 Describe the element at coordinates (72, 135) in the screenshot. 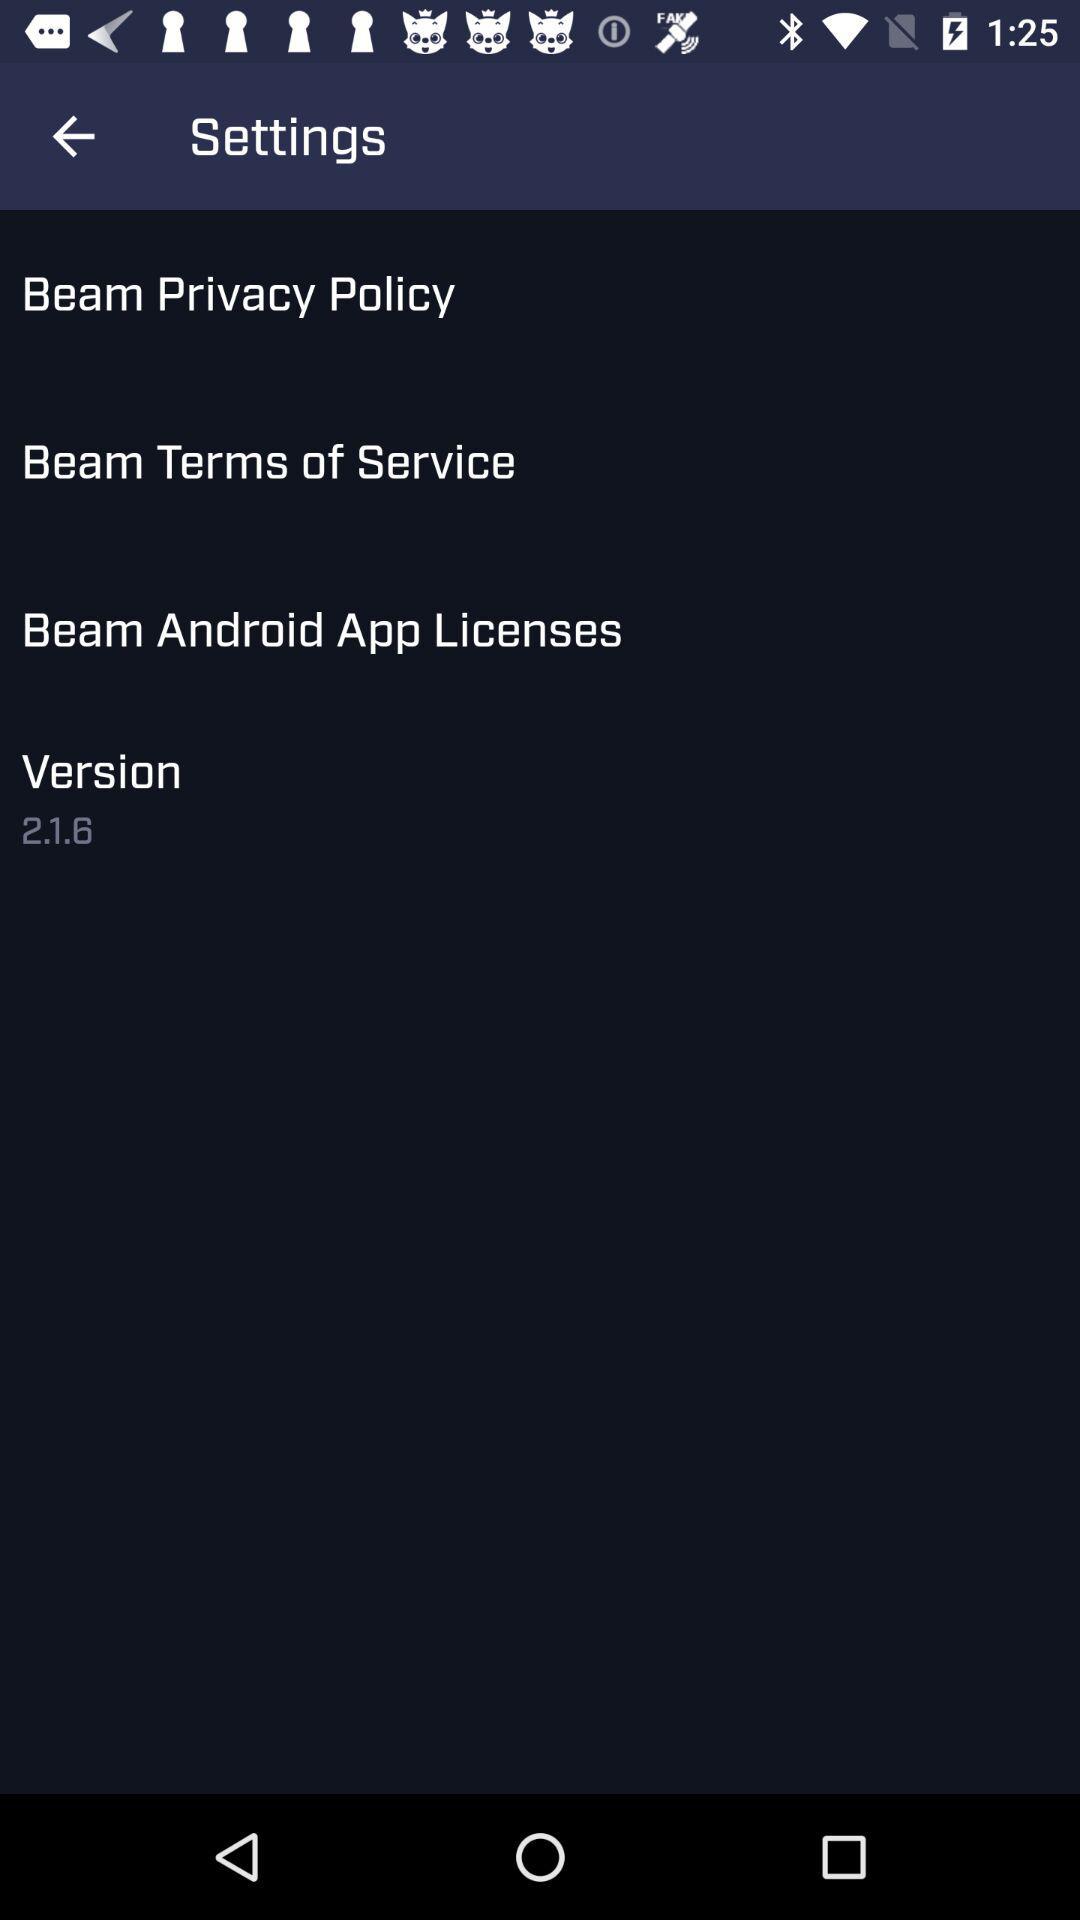

I see `the icon above the beam privacy policy icon` at that location.